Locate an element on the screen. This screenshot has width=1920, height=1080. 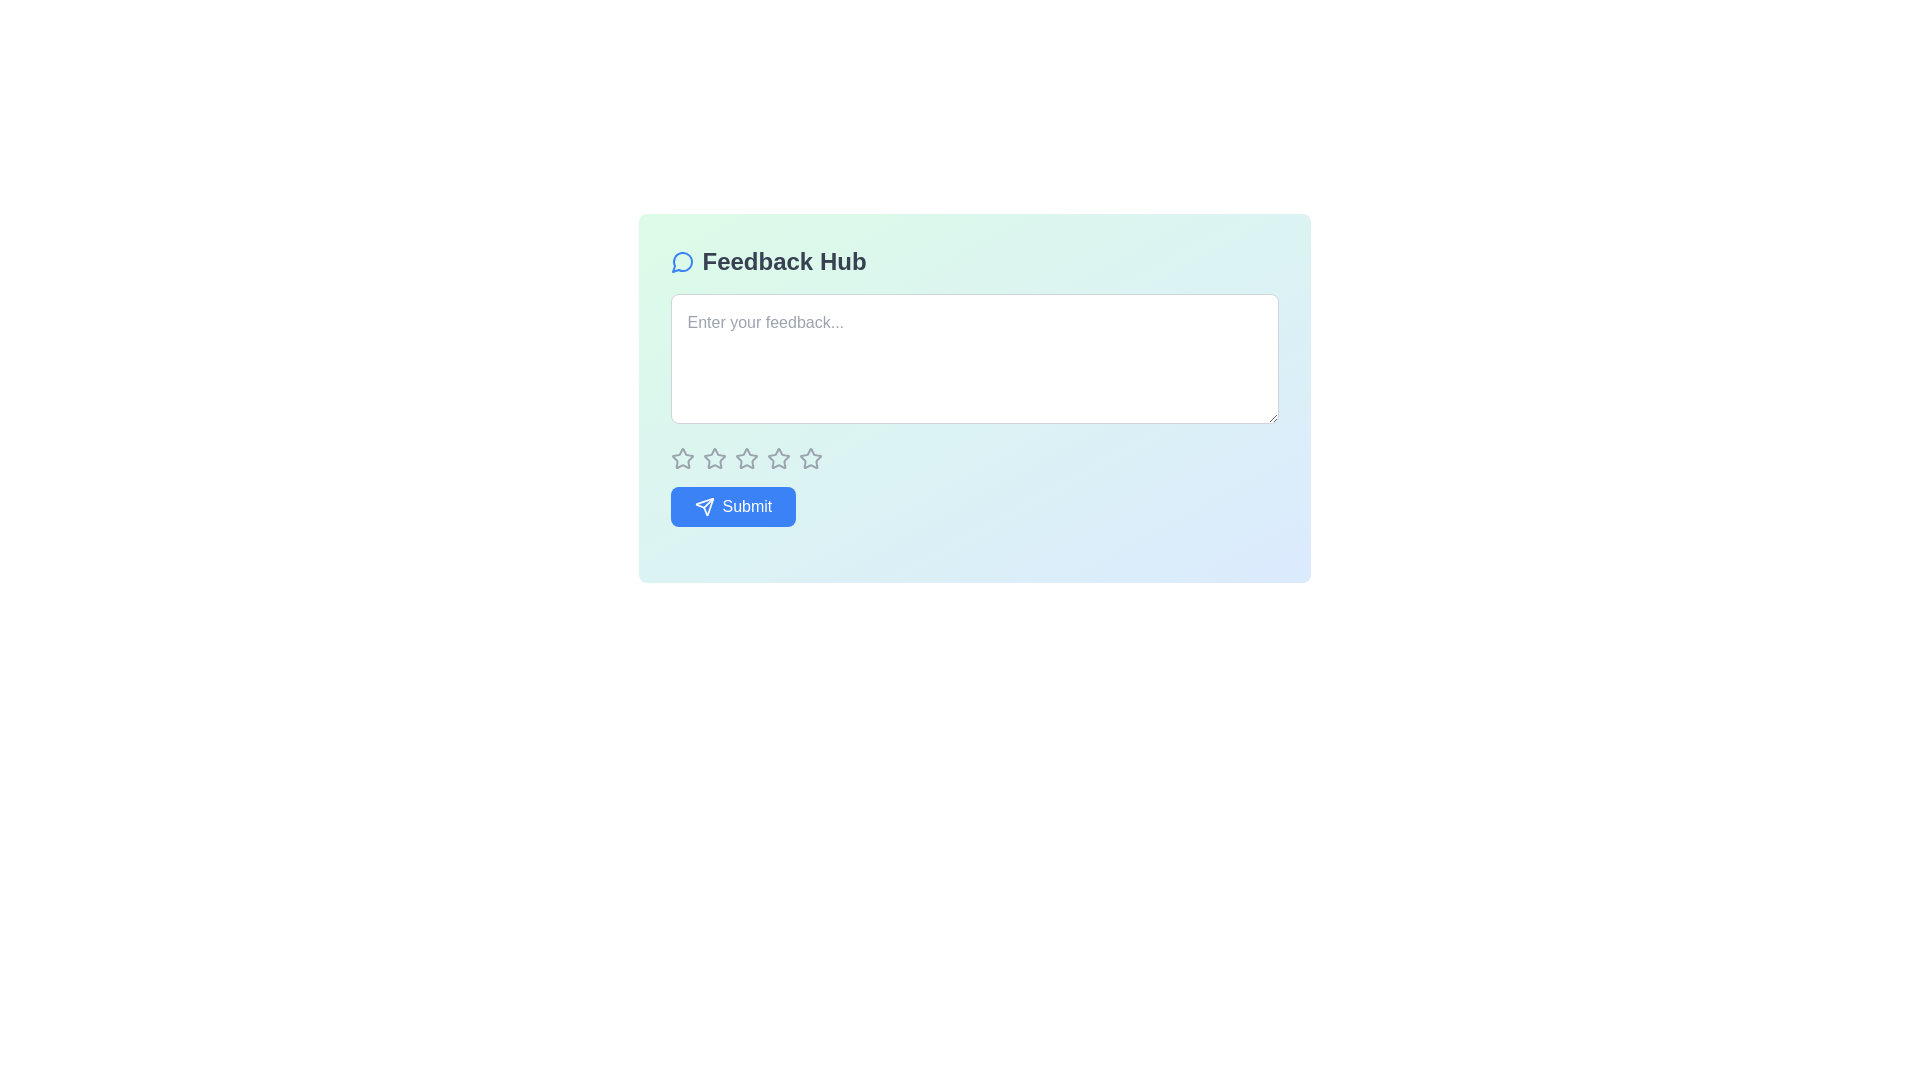
the SVG icon representing the 'Feedback Hub' title is located at coordinates (681, 261).